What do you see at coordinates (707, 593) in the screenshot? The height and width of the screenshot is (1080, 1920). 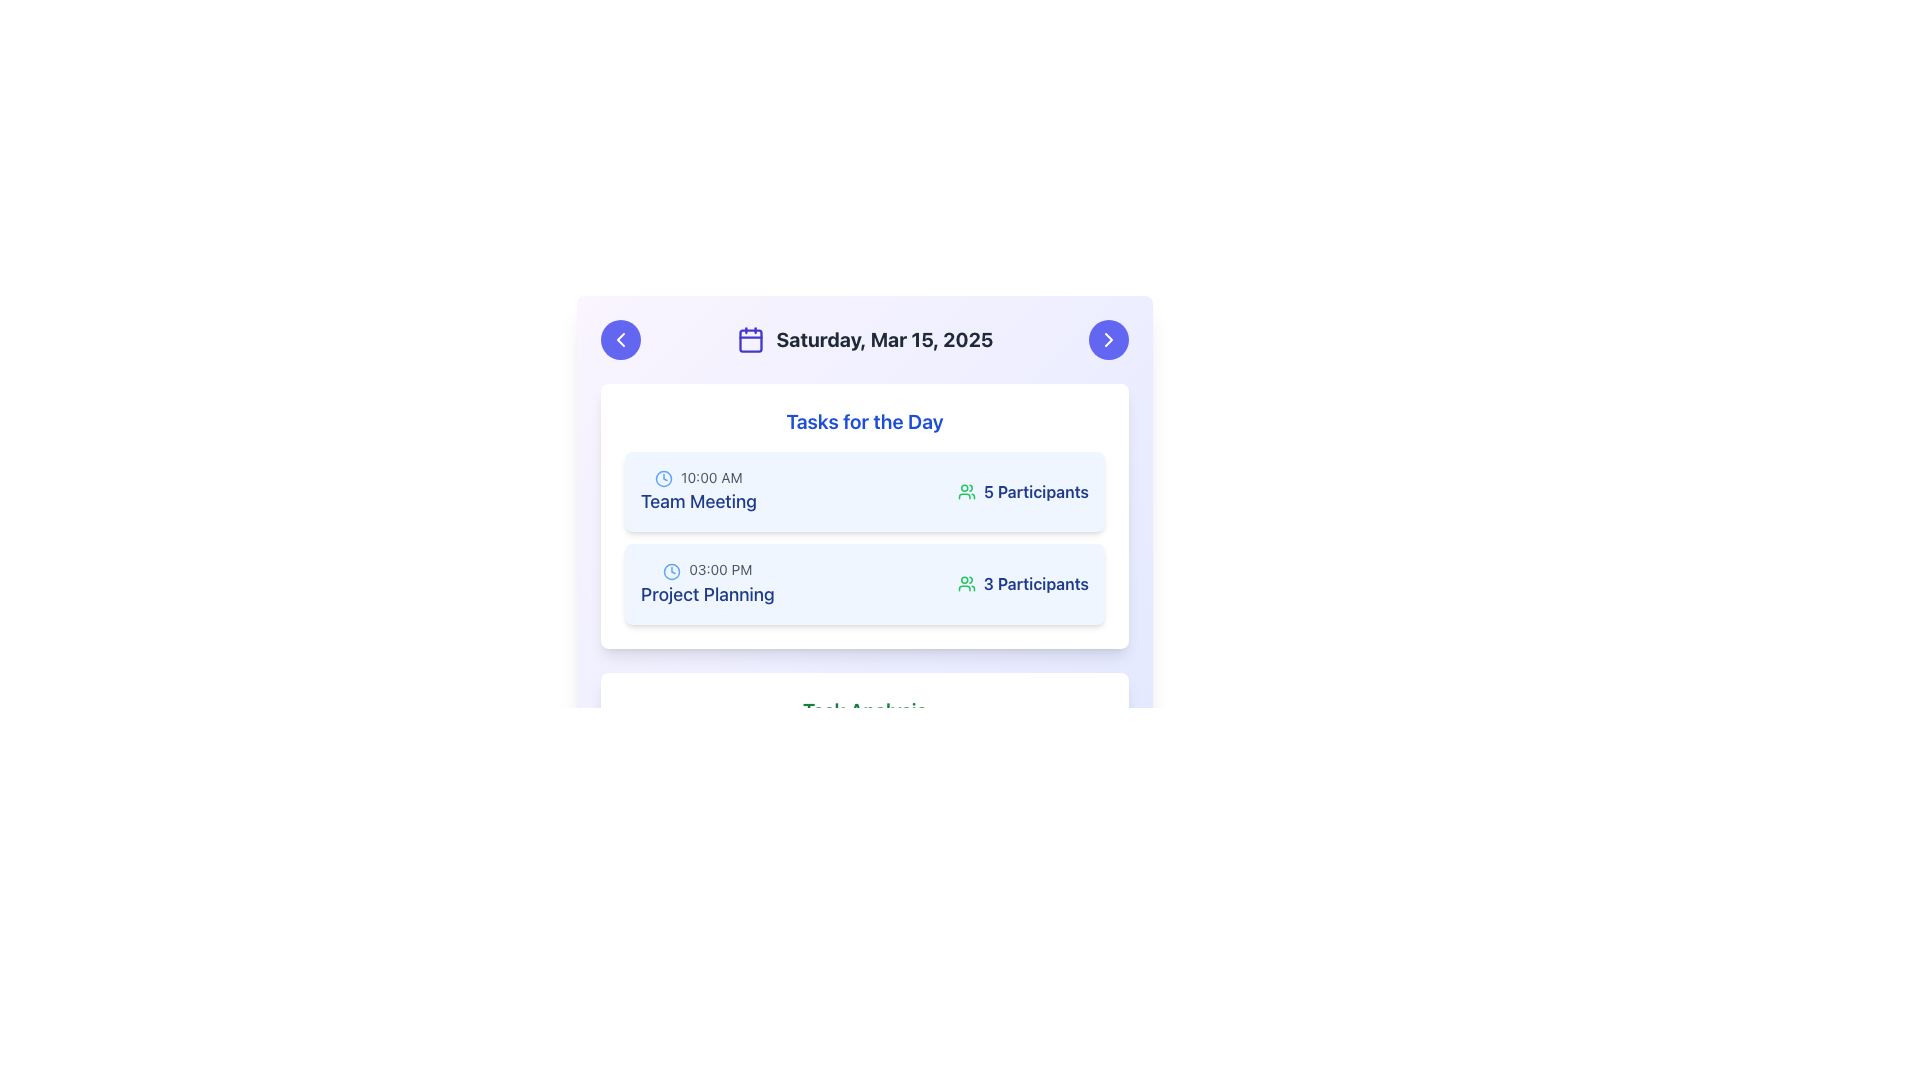 I see `the Text Label titled 'Project Planning' located in the second task card under the 'Tasks for the Day' section, positioned below '03:00 PM' and next to the clock icon` at bounding box center [707, 593].